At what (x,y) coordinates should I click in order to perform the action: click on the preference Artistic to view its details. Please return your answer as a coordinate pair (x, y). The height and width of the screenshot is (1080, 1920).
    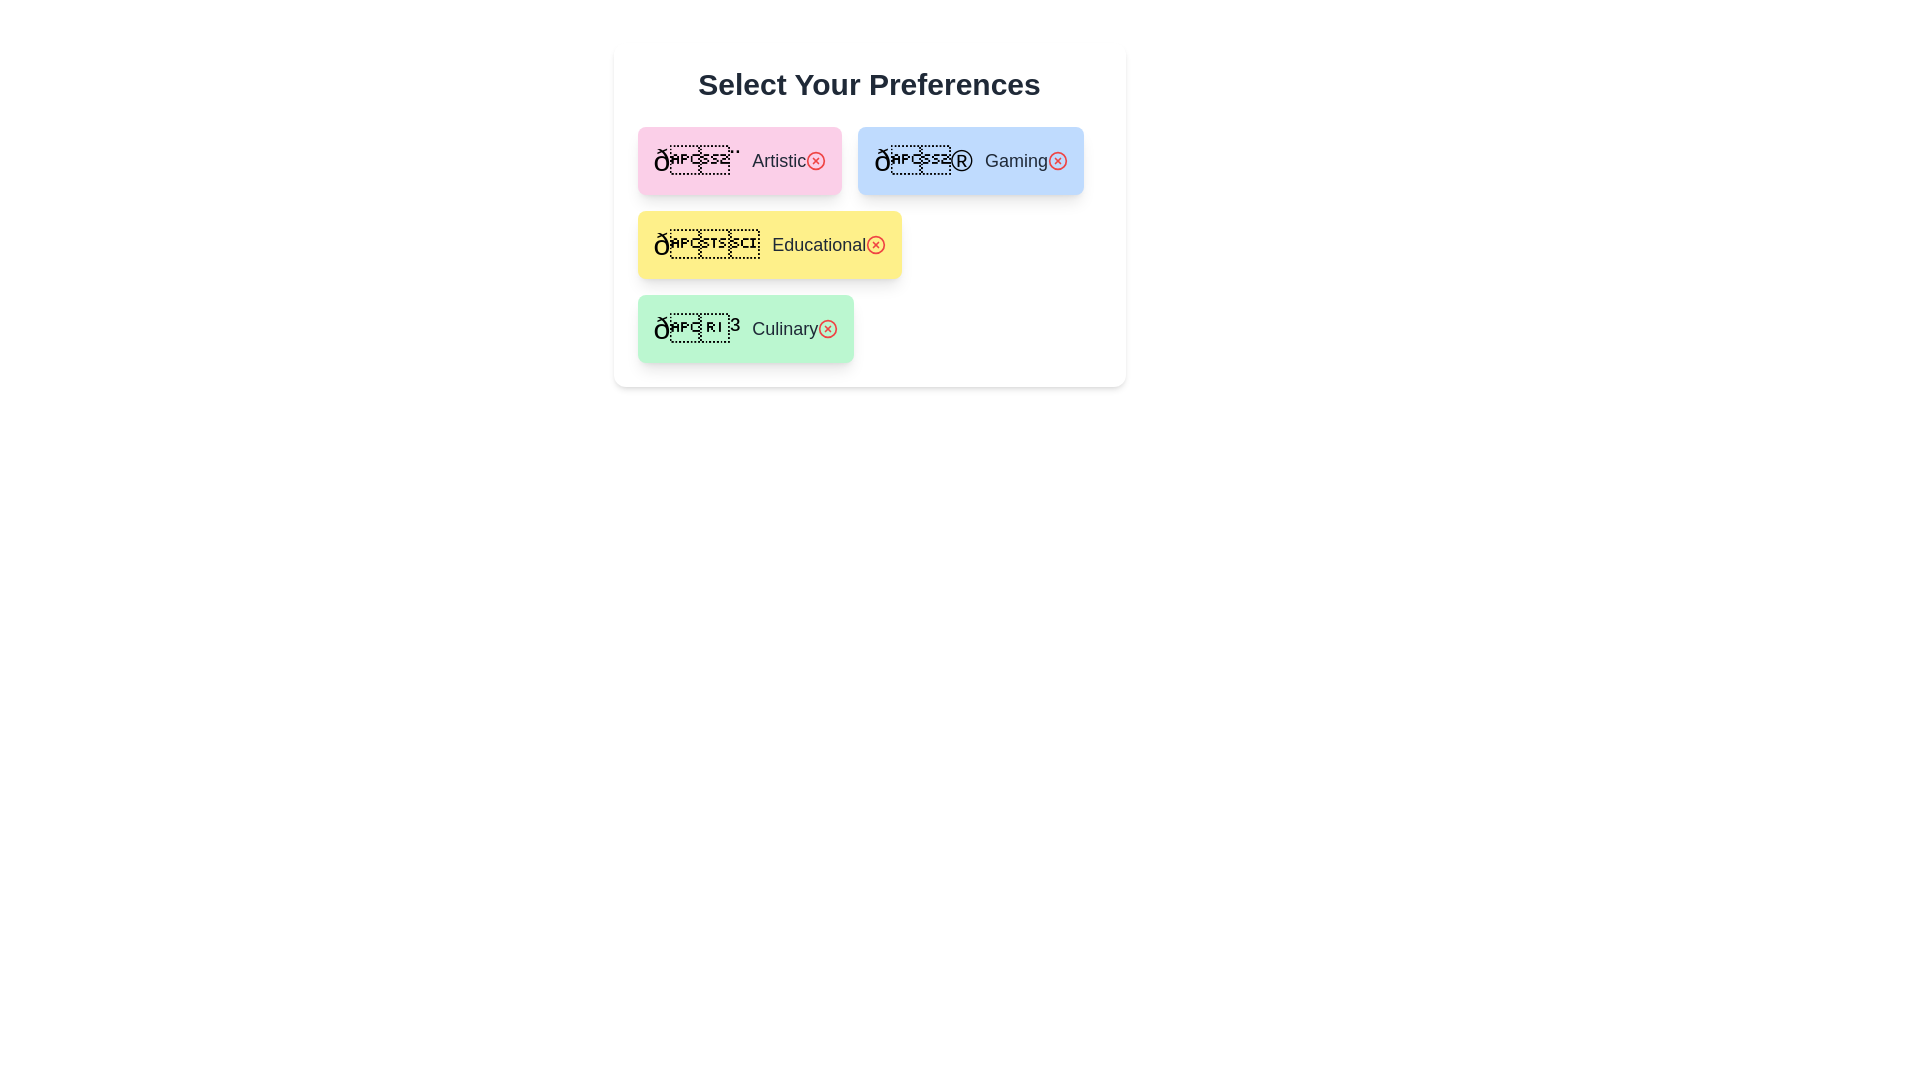
    Looking at the image, I should click on (738, 160).